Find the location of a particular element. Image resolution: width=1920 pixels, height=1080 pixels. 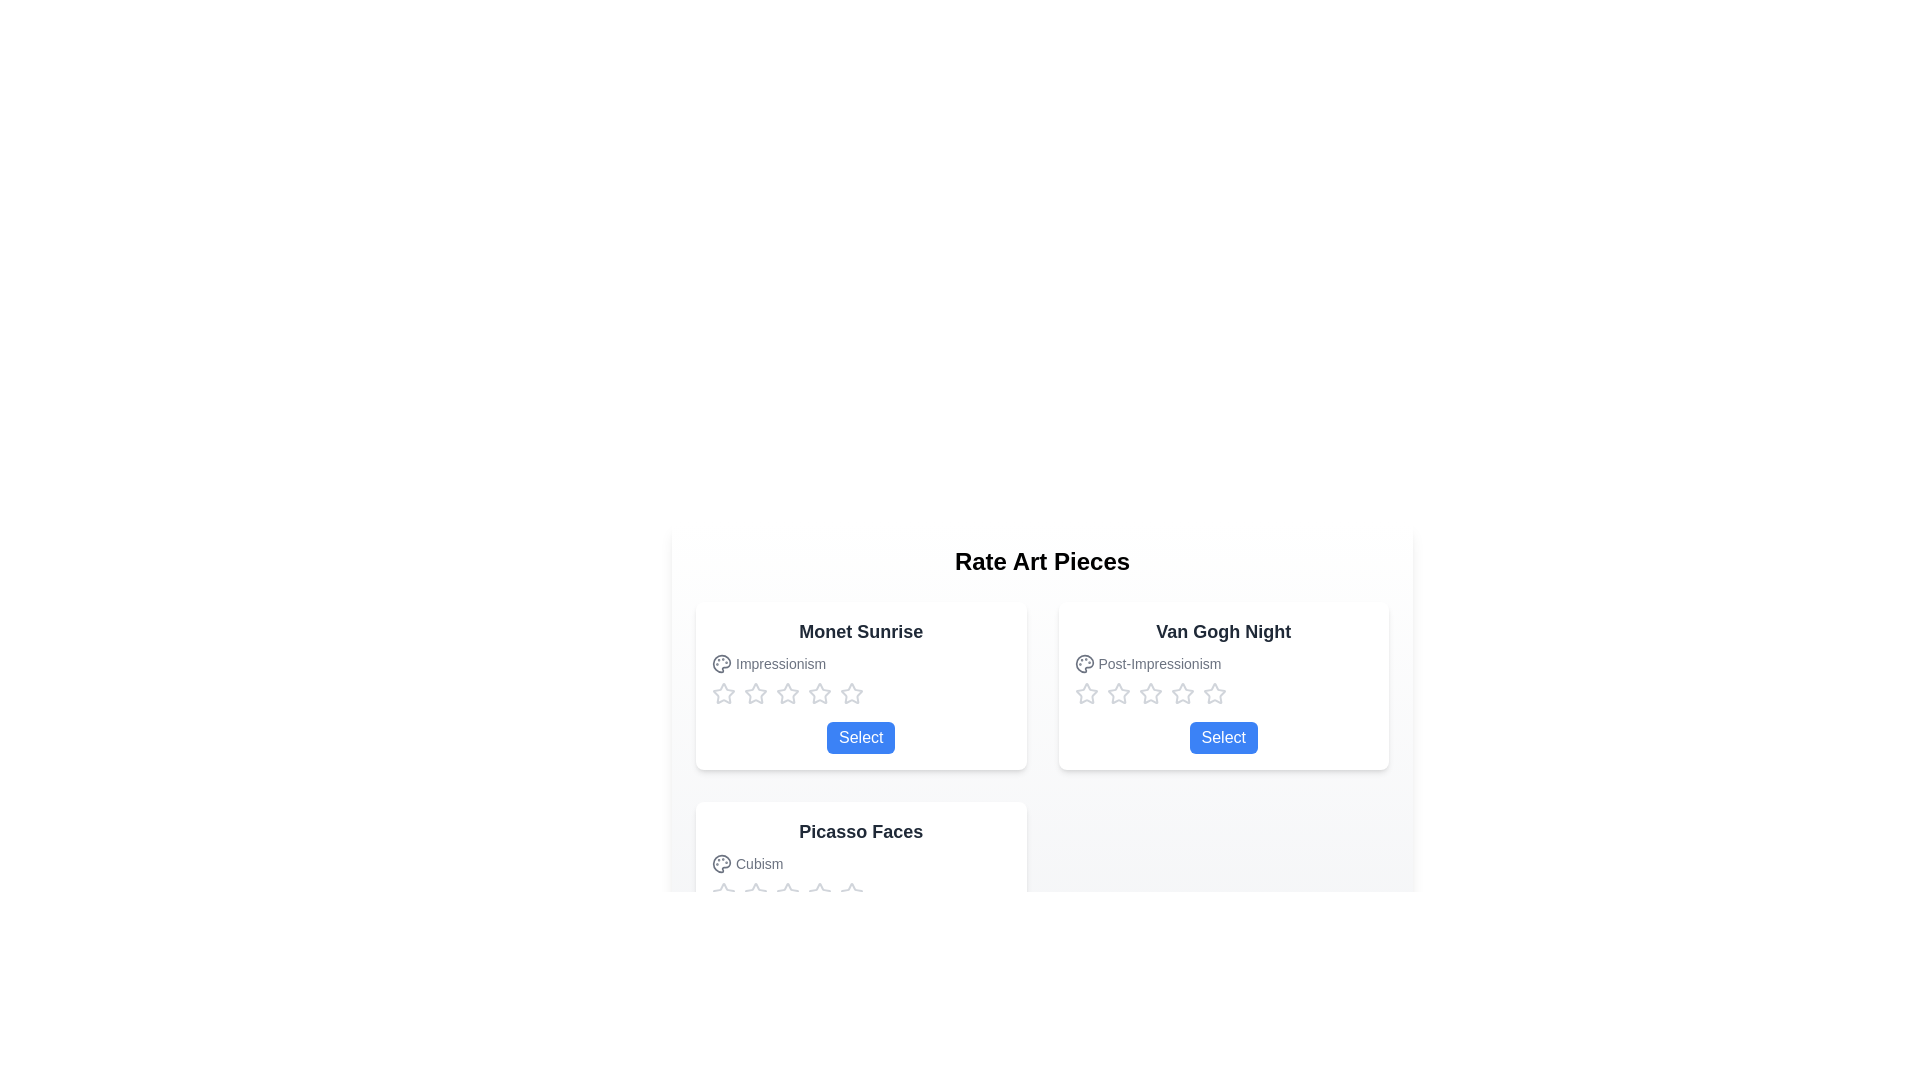

the third star icon in the rating section of the 'Monet Sunrise' card to rate it is located at coordinates (754, 693).